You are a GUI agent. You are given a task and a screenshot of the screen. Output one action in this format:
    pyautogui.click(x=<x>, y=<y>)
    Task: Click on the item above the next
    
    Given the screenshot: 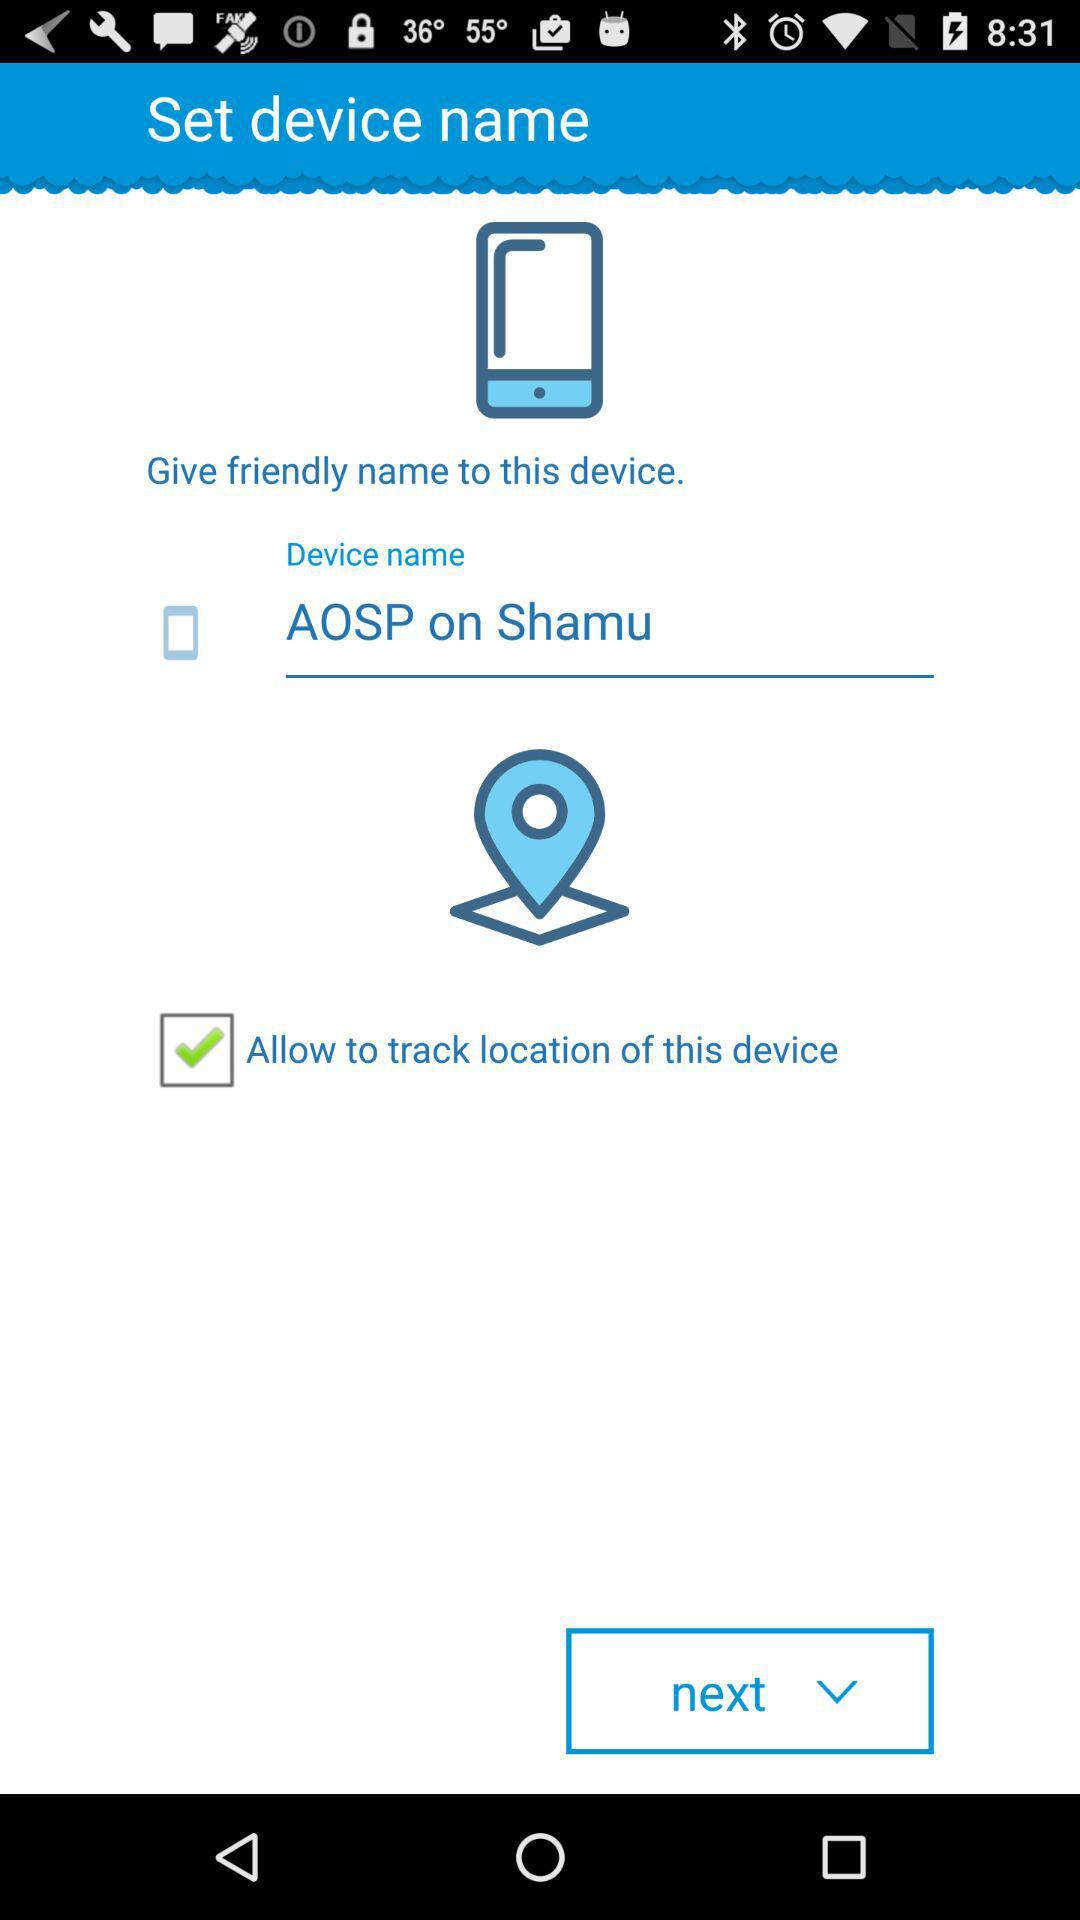 What is the action you would take?
    pyautogui.click(x=492, y=1047)
    